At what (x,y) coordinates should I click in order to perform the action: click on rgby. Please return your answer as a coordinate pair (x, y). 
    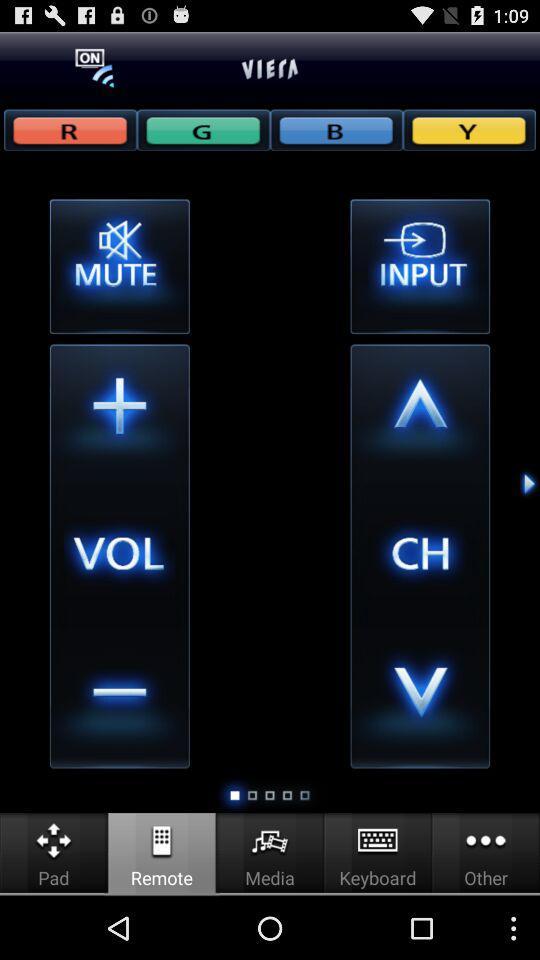
    Looking at the image, I should click on (336, 128).